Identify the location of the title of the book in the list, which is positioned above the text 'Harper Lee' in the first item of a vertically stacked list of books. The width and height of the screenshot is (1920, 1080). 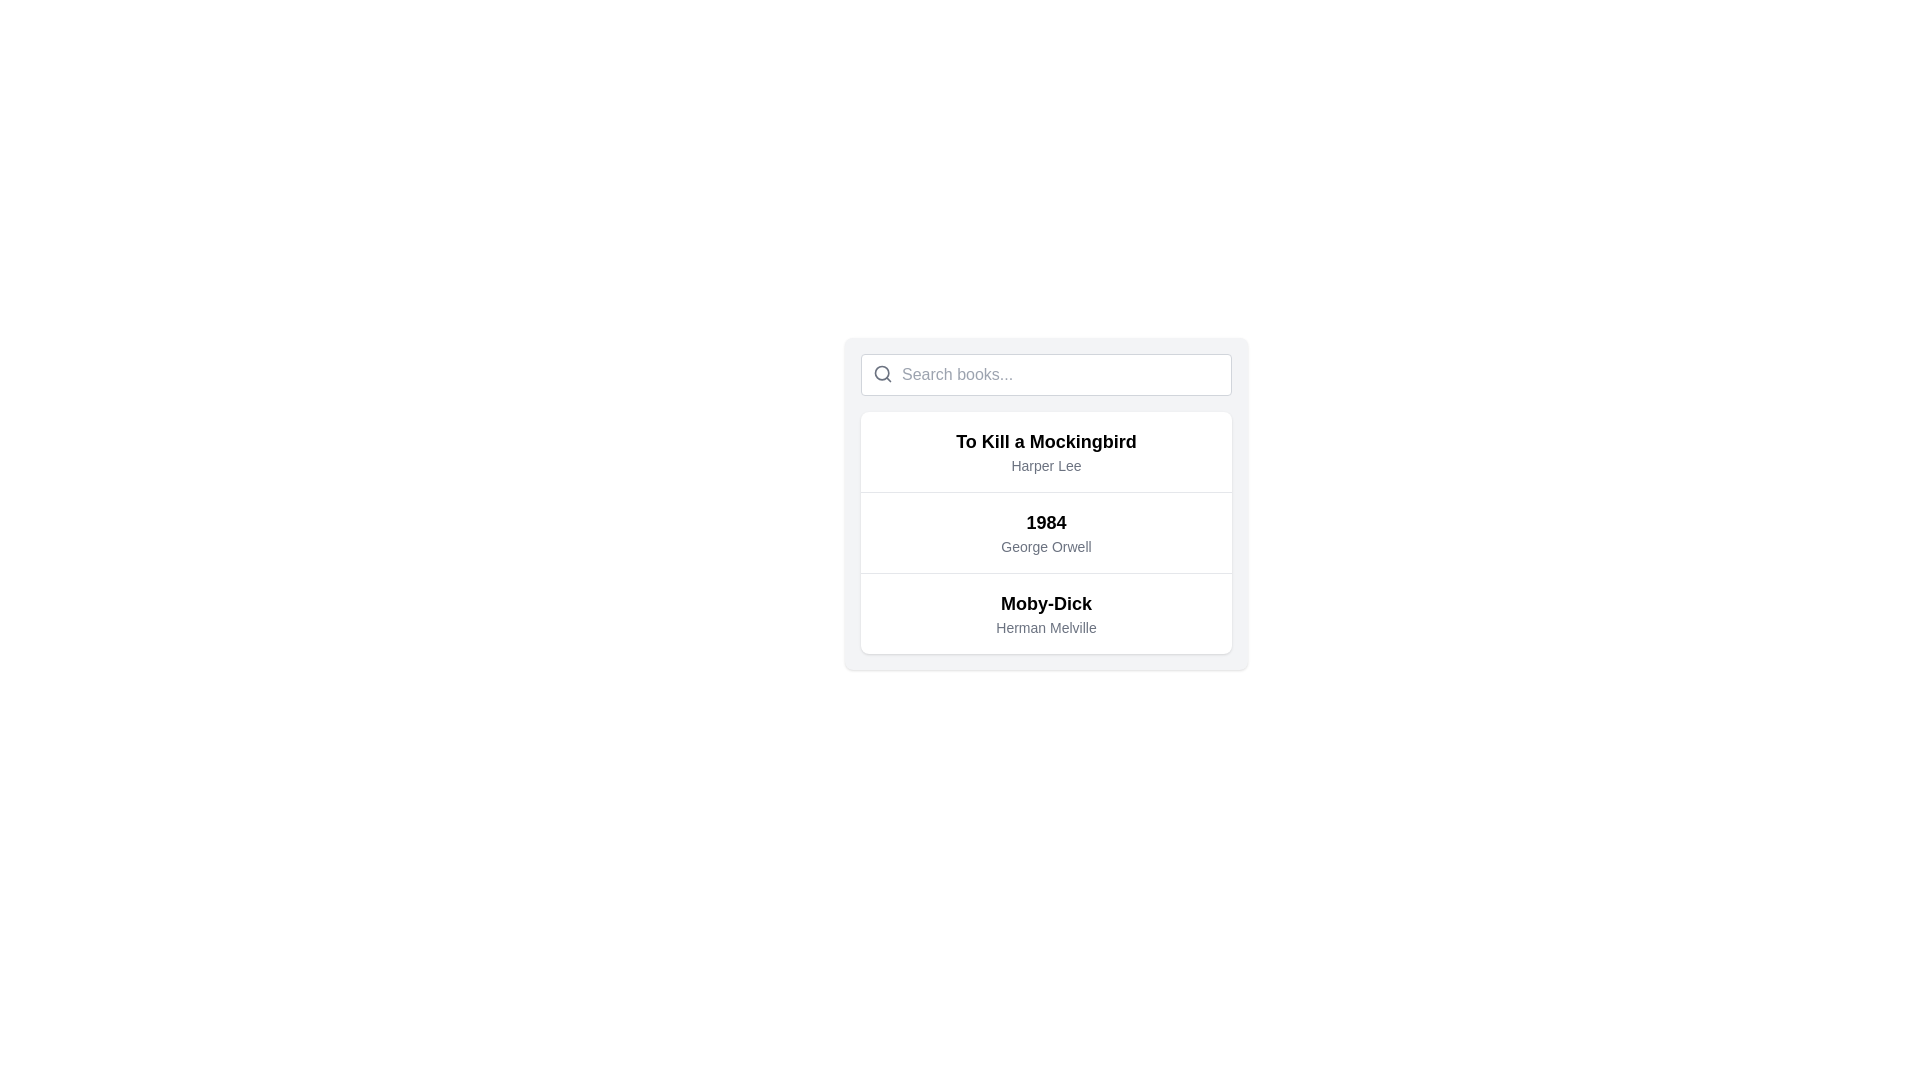
(1045, 441).